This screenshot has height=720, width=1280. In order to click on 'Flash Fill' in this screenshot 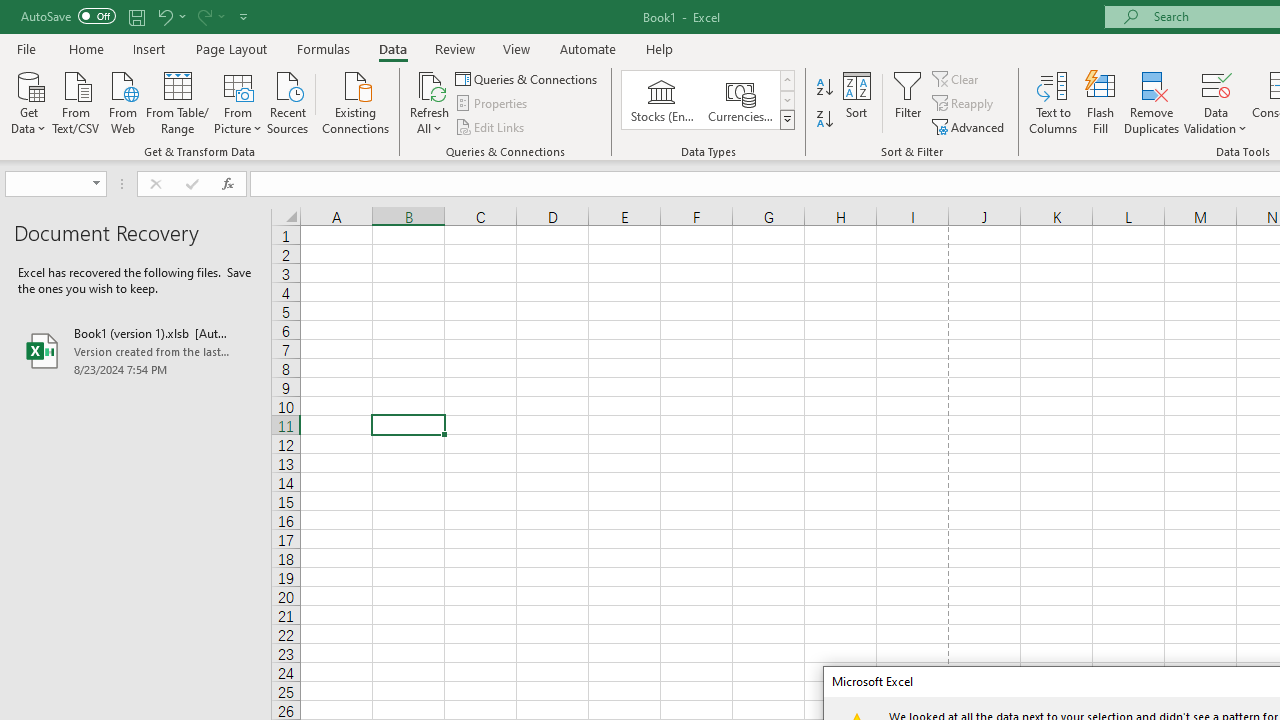, I will do `click(1100, 103)`.